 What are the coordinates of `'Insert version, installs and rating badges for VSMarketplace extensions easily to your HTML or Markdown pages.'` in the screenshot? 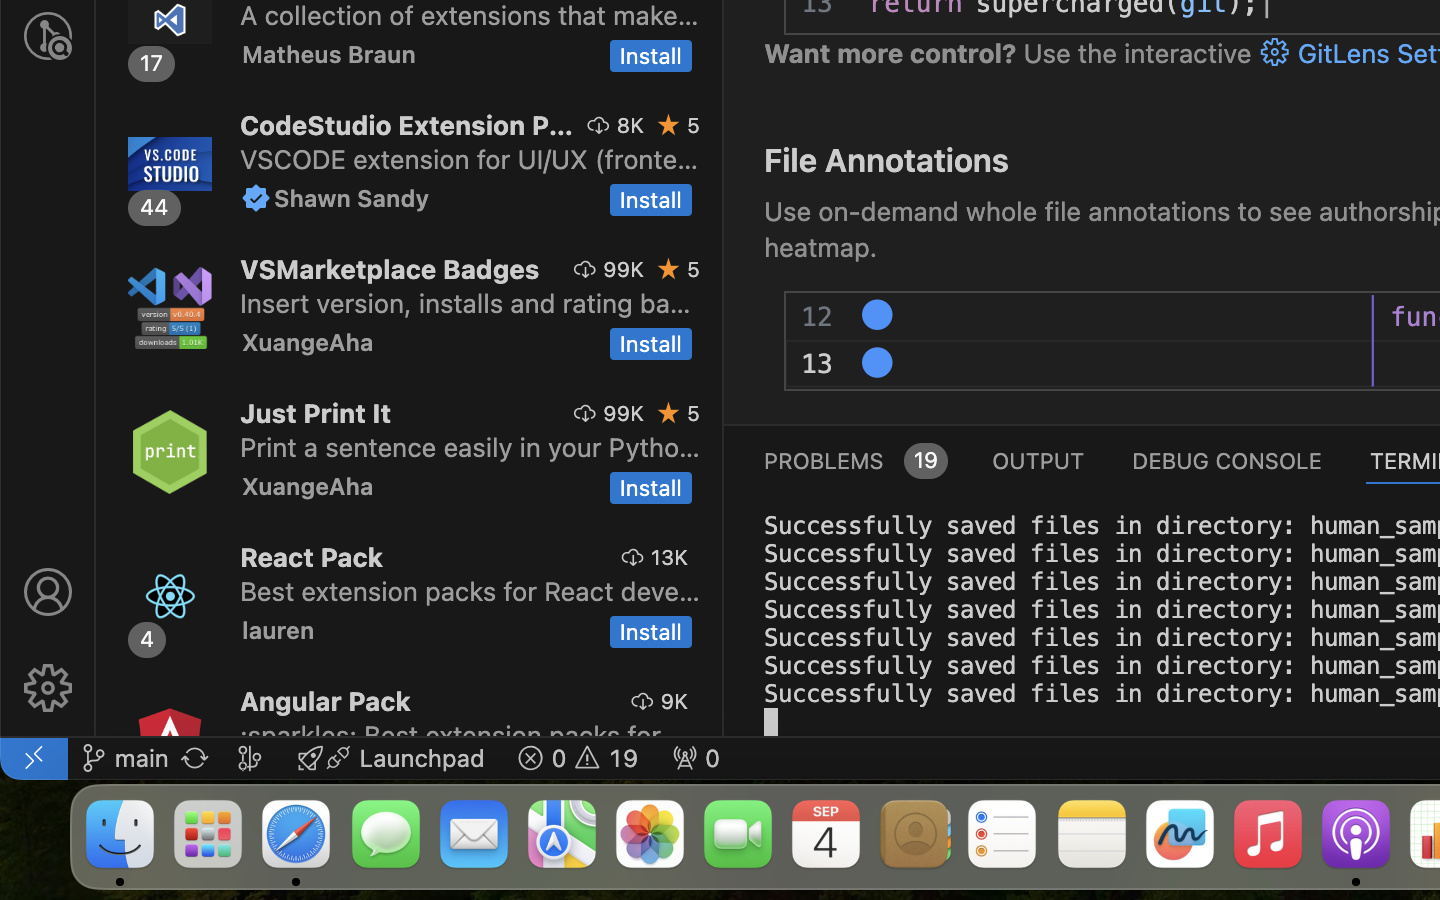 It's located at (465, 302).